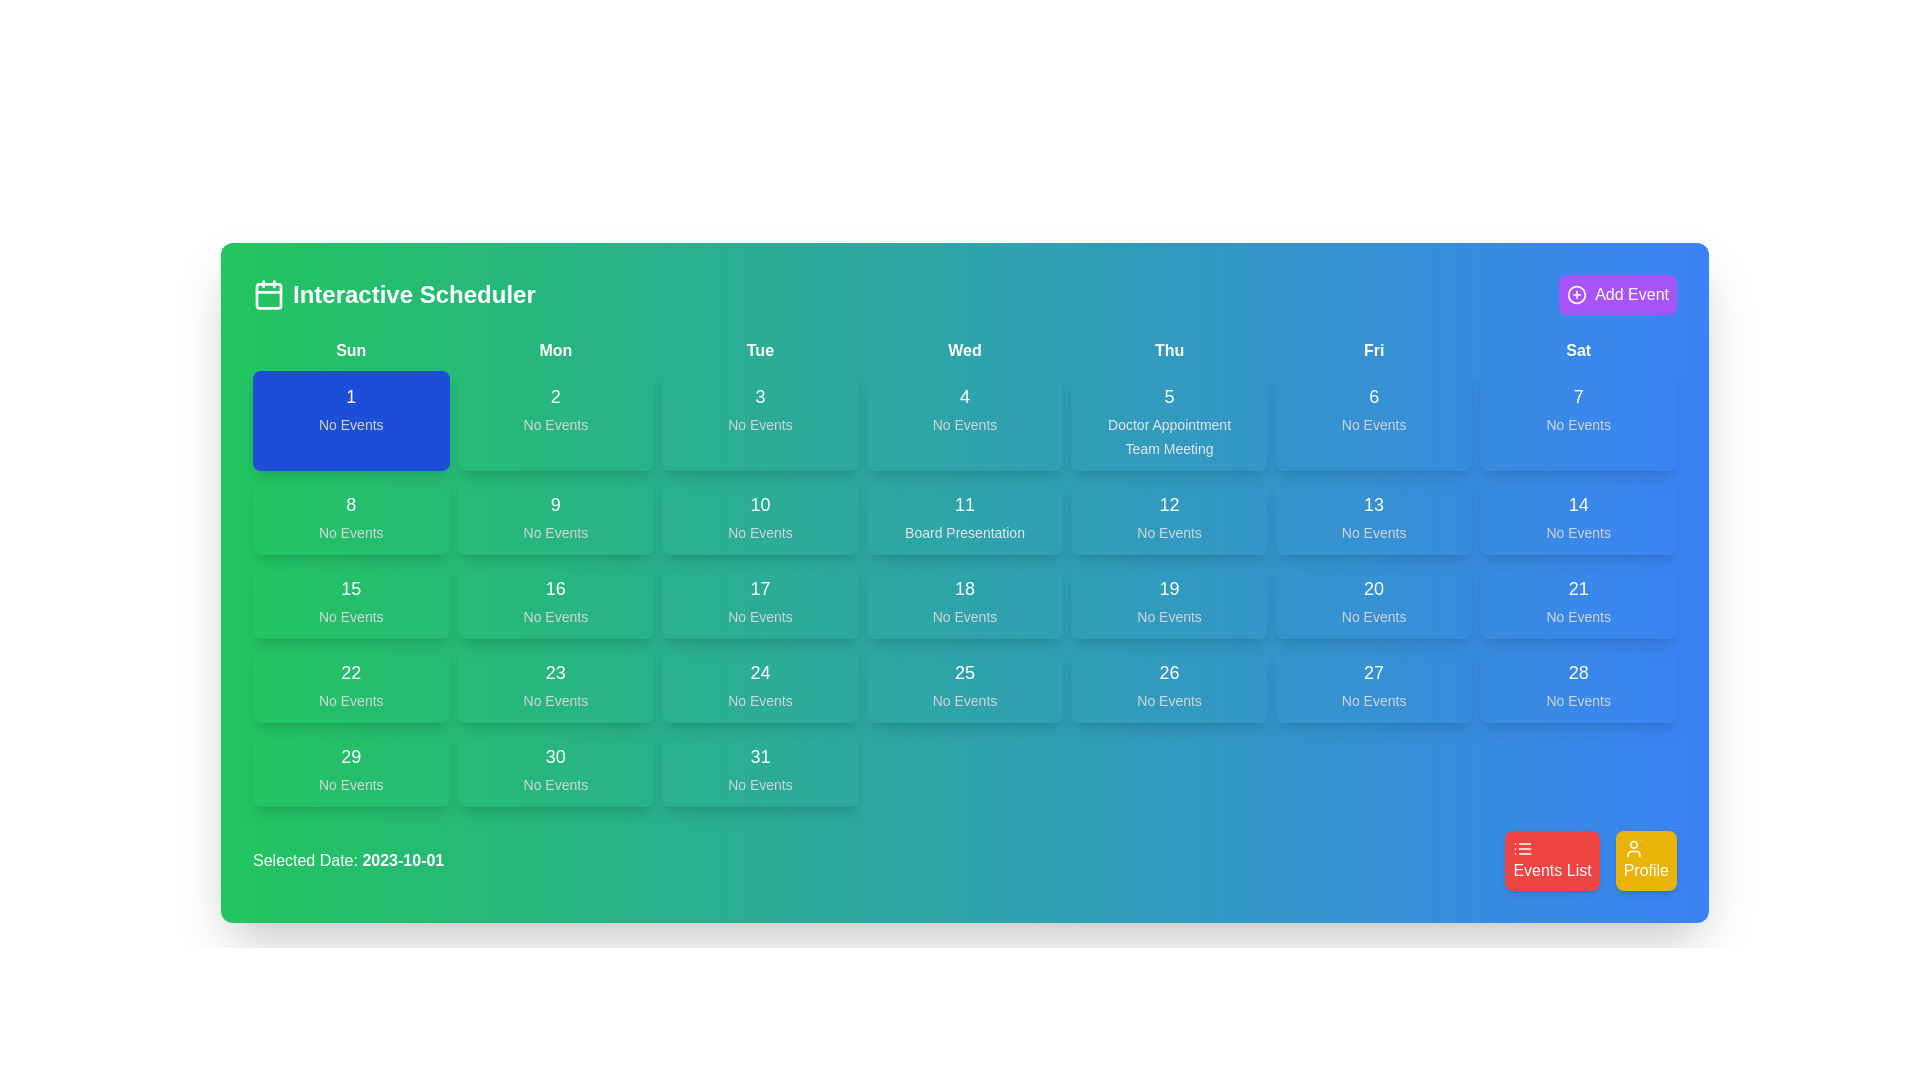 The height and width of the screenshot is (1080, 1920). What do you see at coordinates (1373, 684) in the screenshot?
I see `the Interactive calendar day cell containing the text '27' and 'No Events'` at bounding box center [1373, 684].